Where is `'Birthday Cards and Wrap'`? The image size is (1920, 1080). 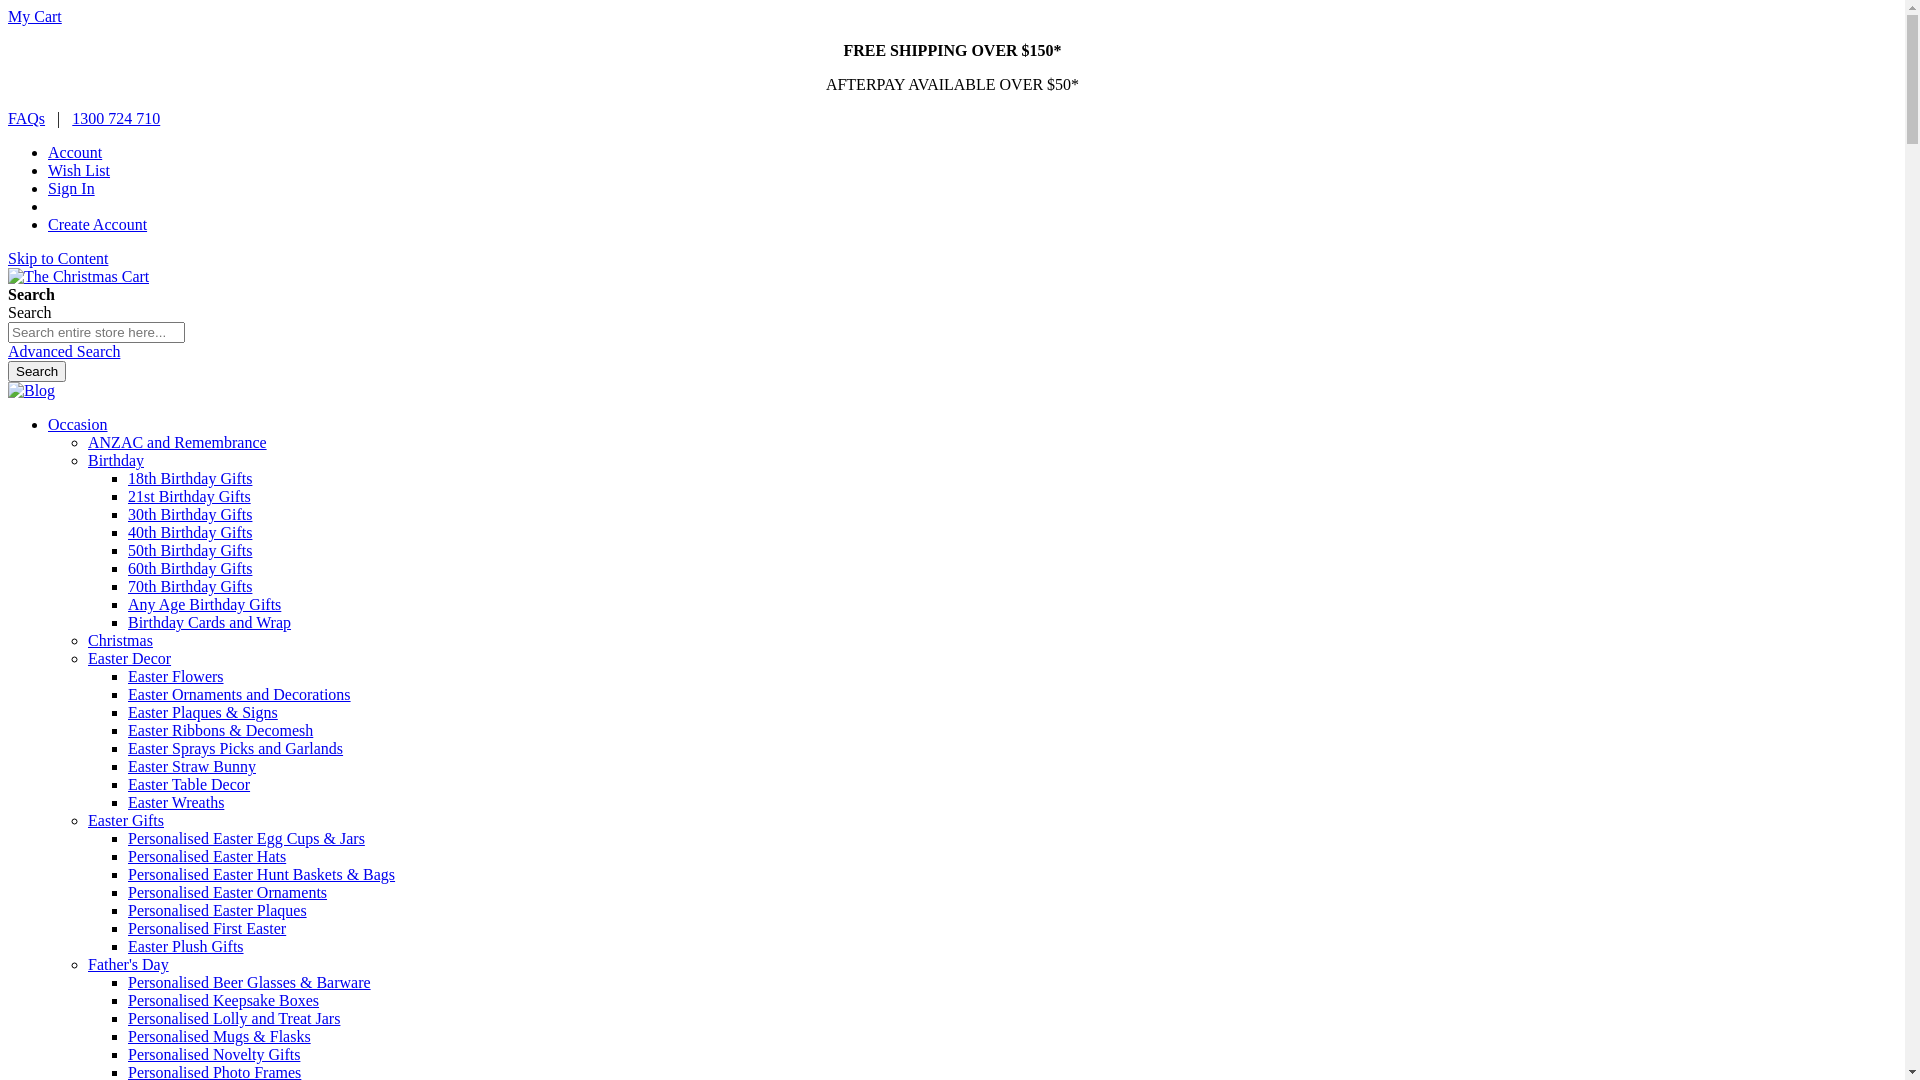
'Birthday Cards and Wrap' is located at coordinates (209, 621).